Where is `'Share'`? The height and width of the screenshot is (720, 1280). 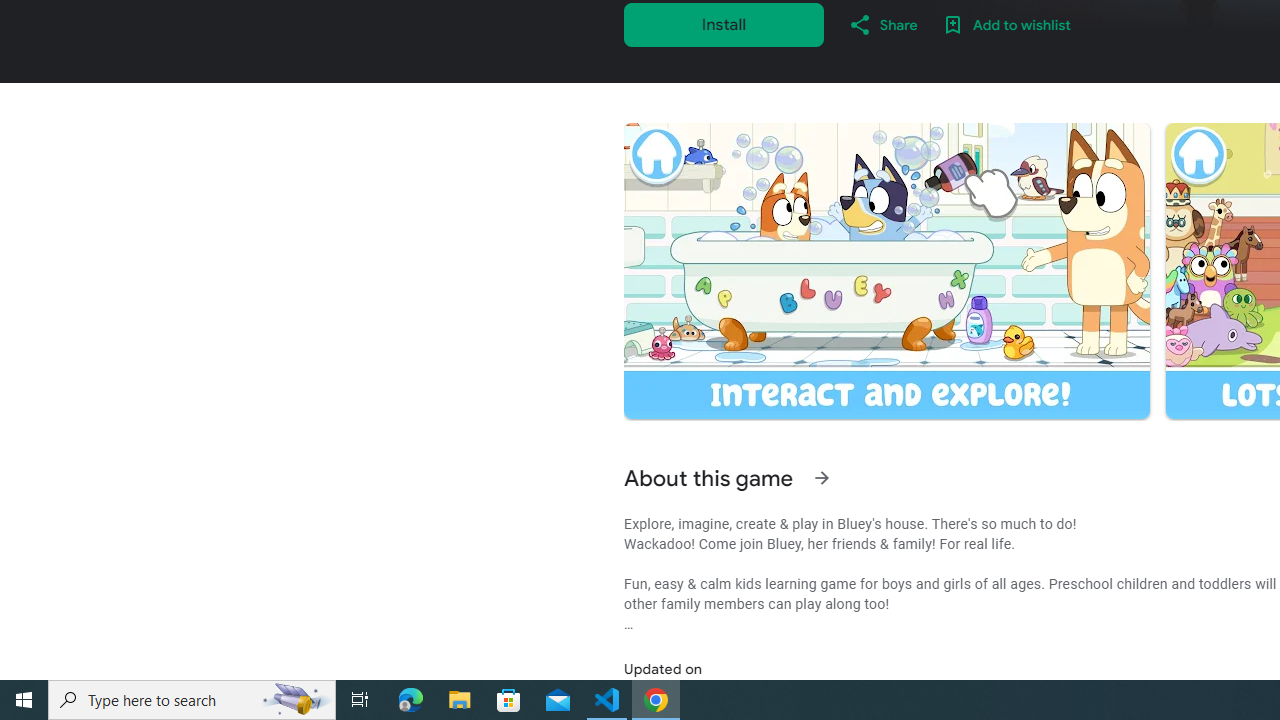
'Share' is located at coordinates (880, 24).